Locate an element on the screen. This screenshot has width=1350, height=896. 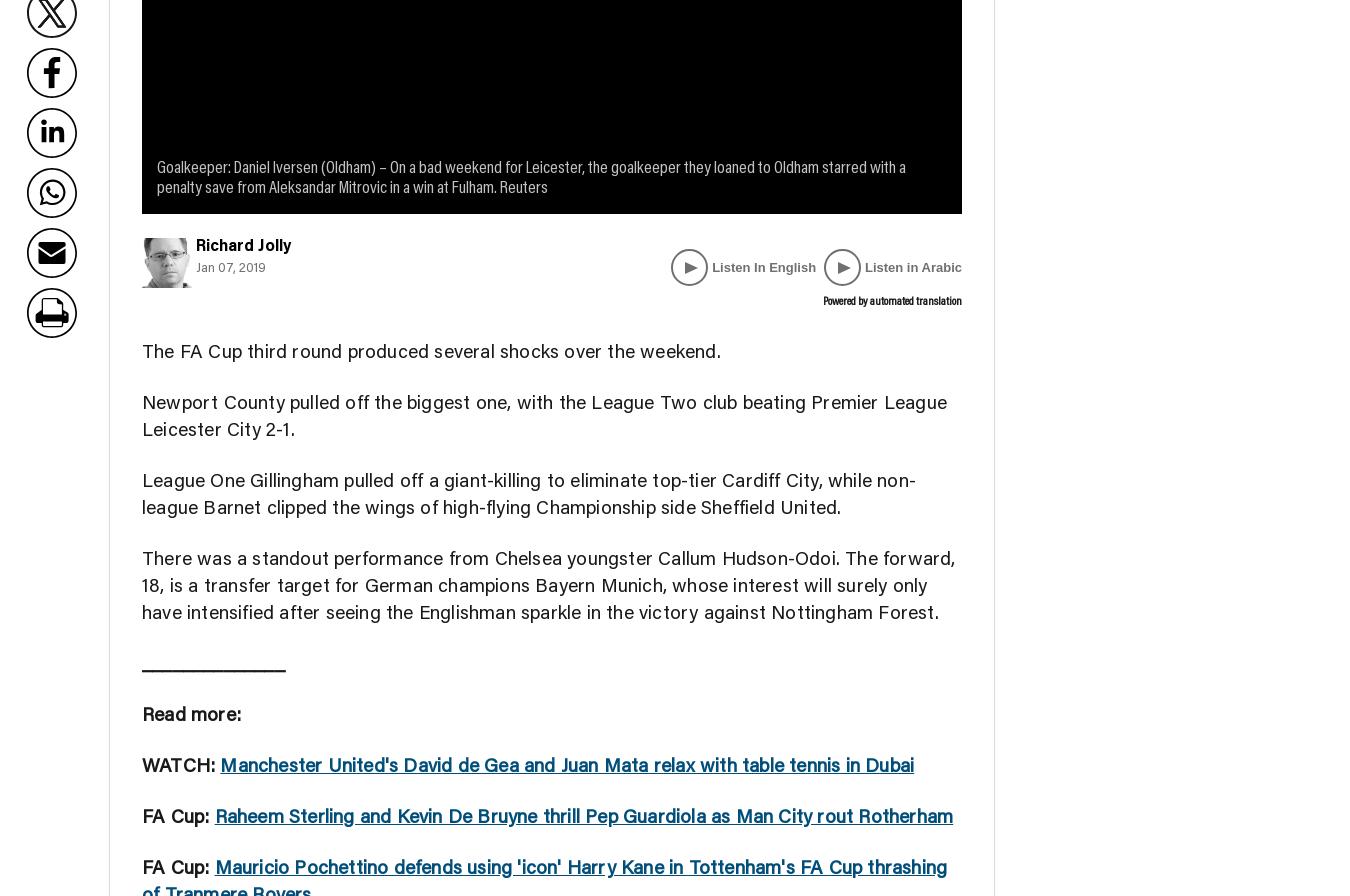
'Cricket' is located at coordinates (976, 36).